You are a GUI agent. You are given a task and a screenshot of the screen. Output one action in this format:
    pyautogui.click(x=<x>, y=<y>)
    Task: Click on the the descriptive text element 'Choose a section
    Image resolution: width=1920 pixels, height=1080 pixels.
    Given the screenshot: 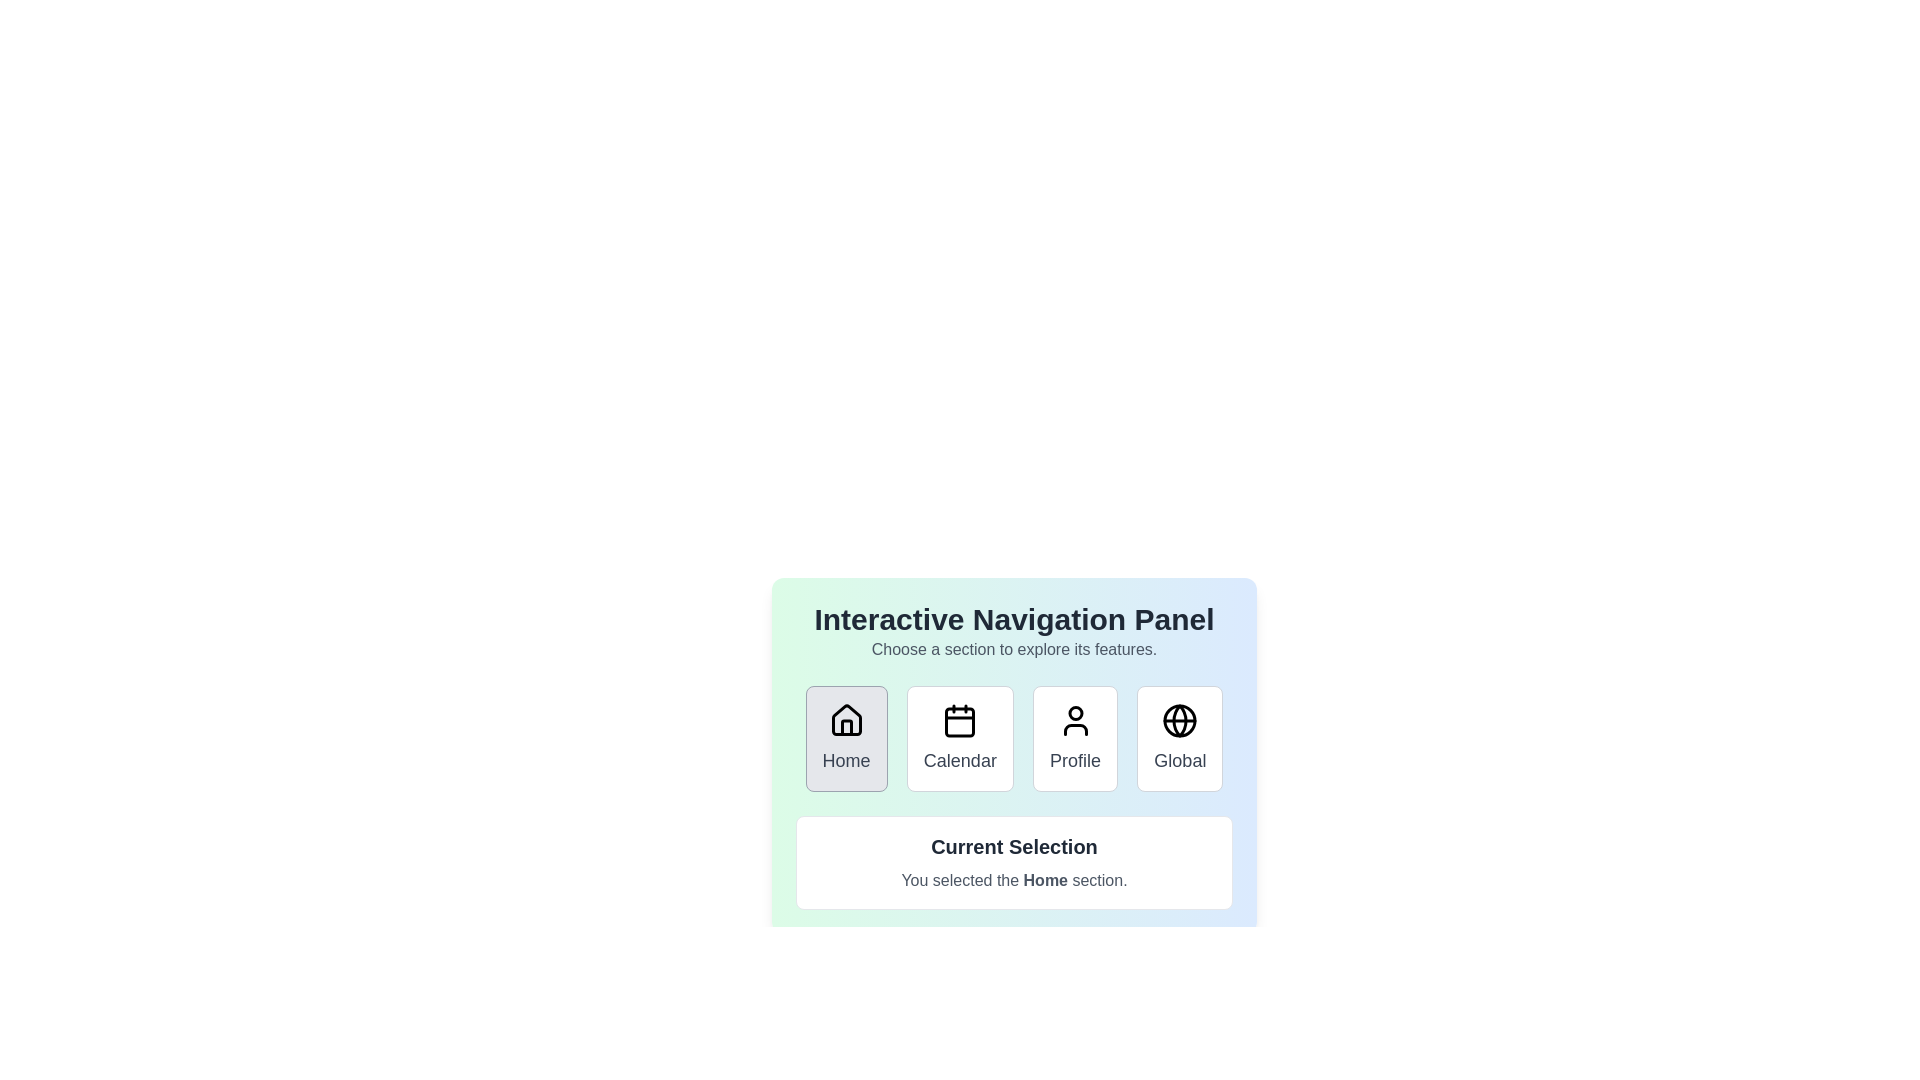 What is the action you would take?
    pyautogui.click(x=1014, y=650)
    